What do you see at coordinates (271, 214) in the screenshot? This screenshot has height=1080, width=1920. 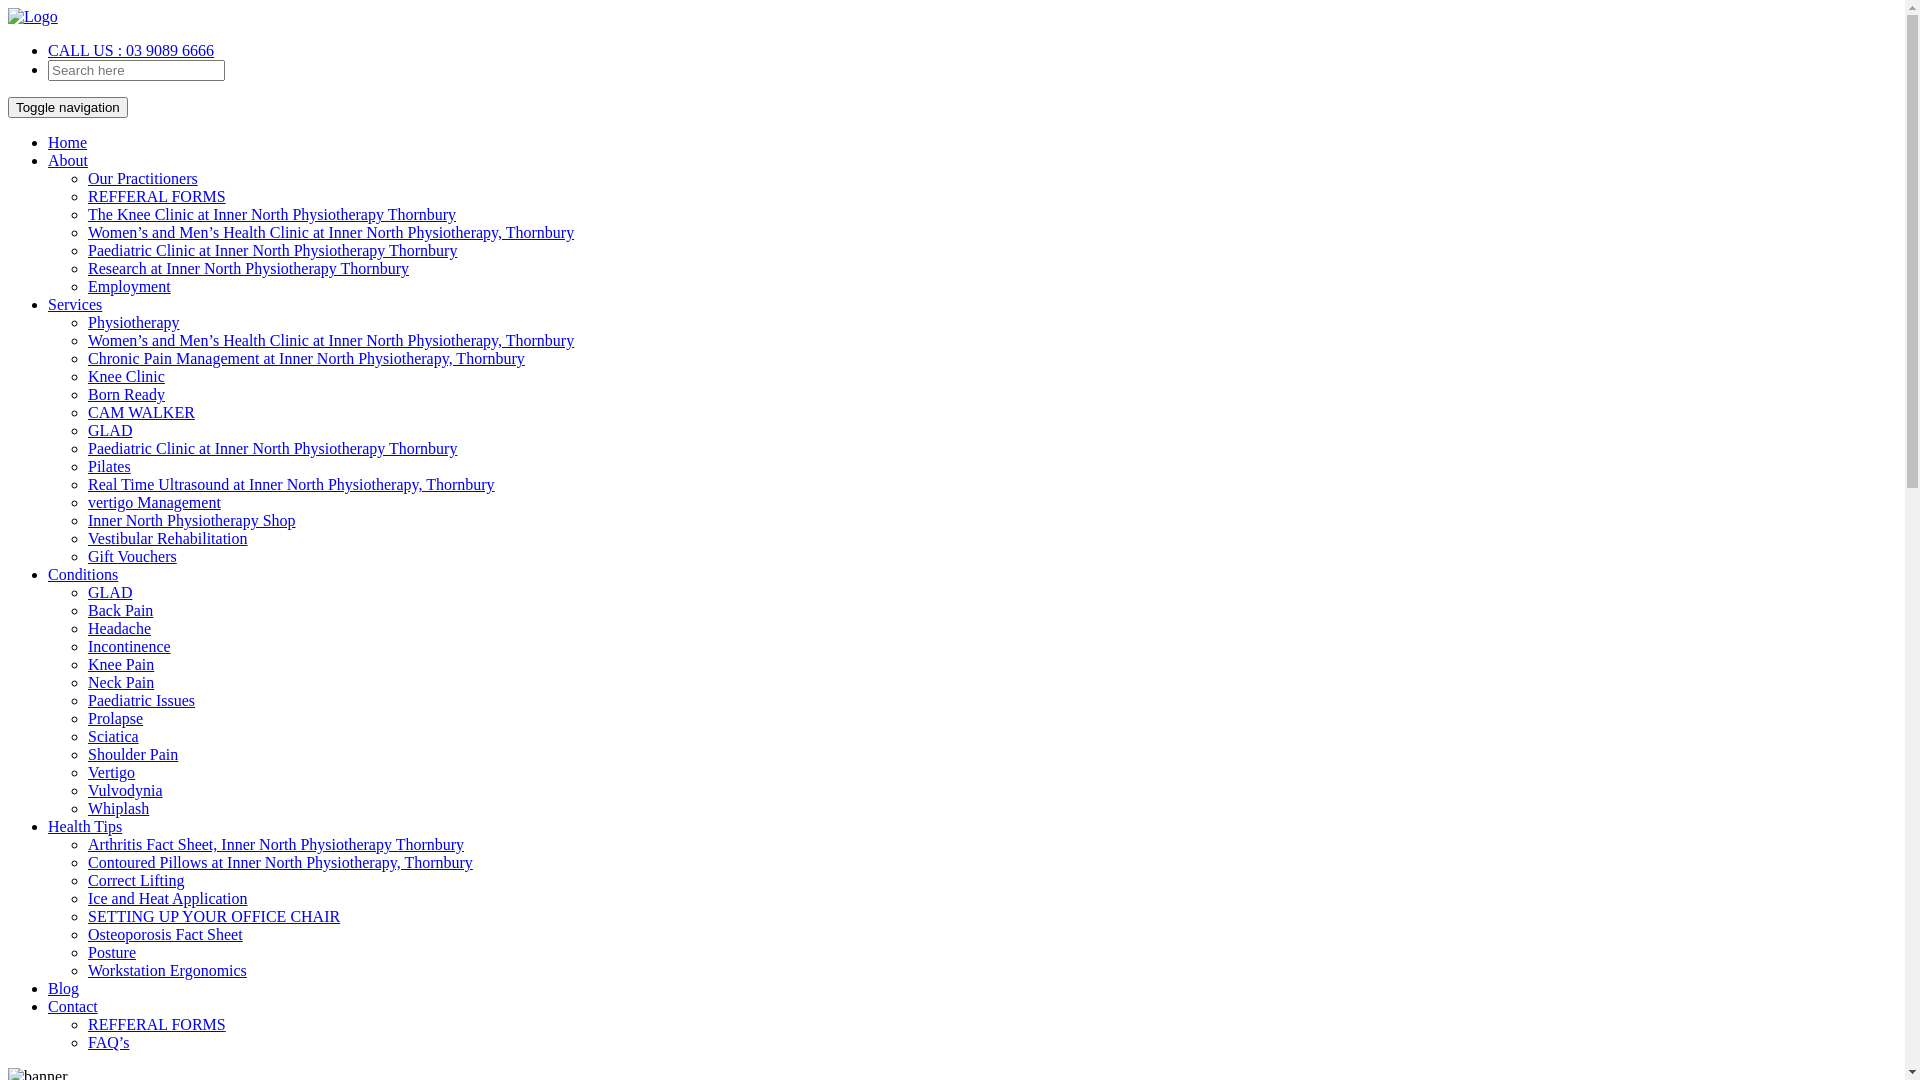 I see `'The Knee Clinic at Inner North Physiotherapy Thornbury'` at bounding box center [271, 214].